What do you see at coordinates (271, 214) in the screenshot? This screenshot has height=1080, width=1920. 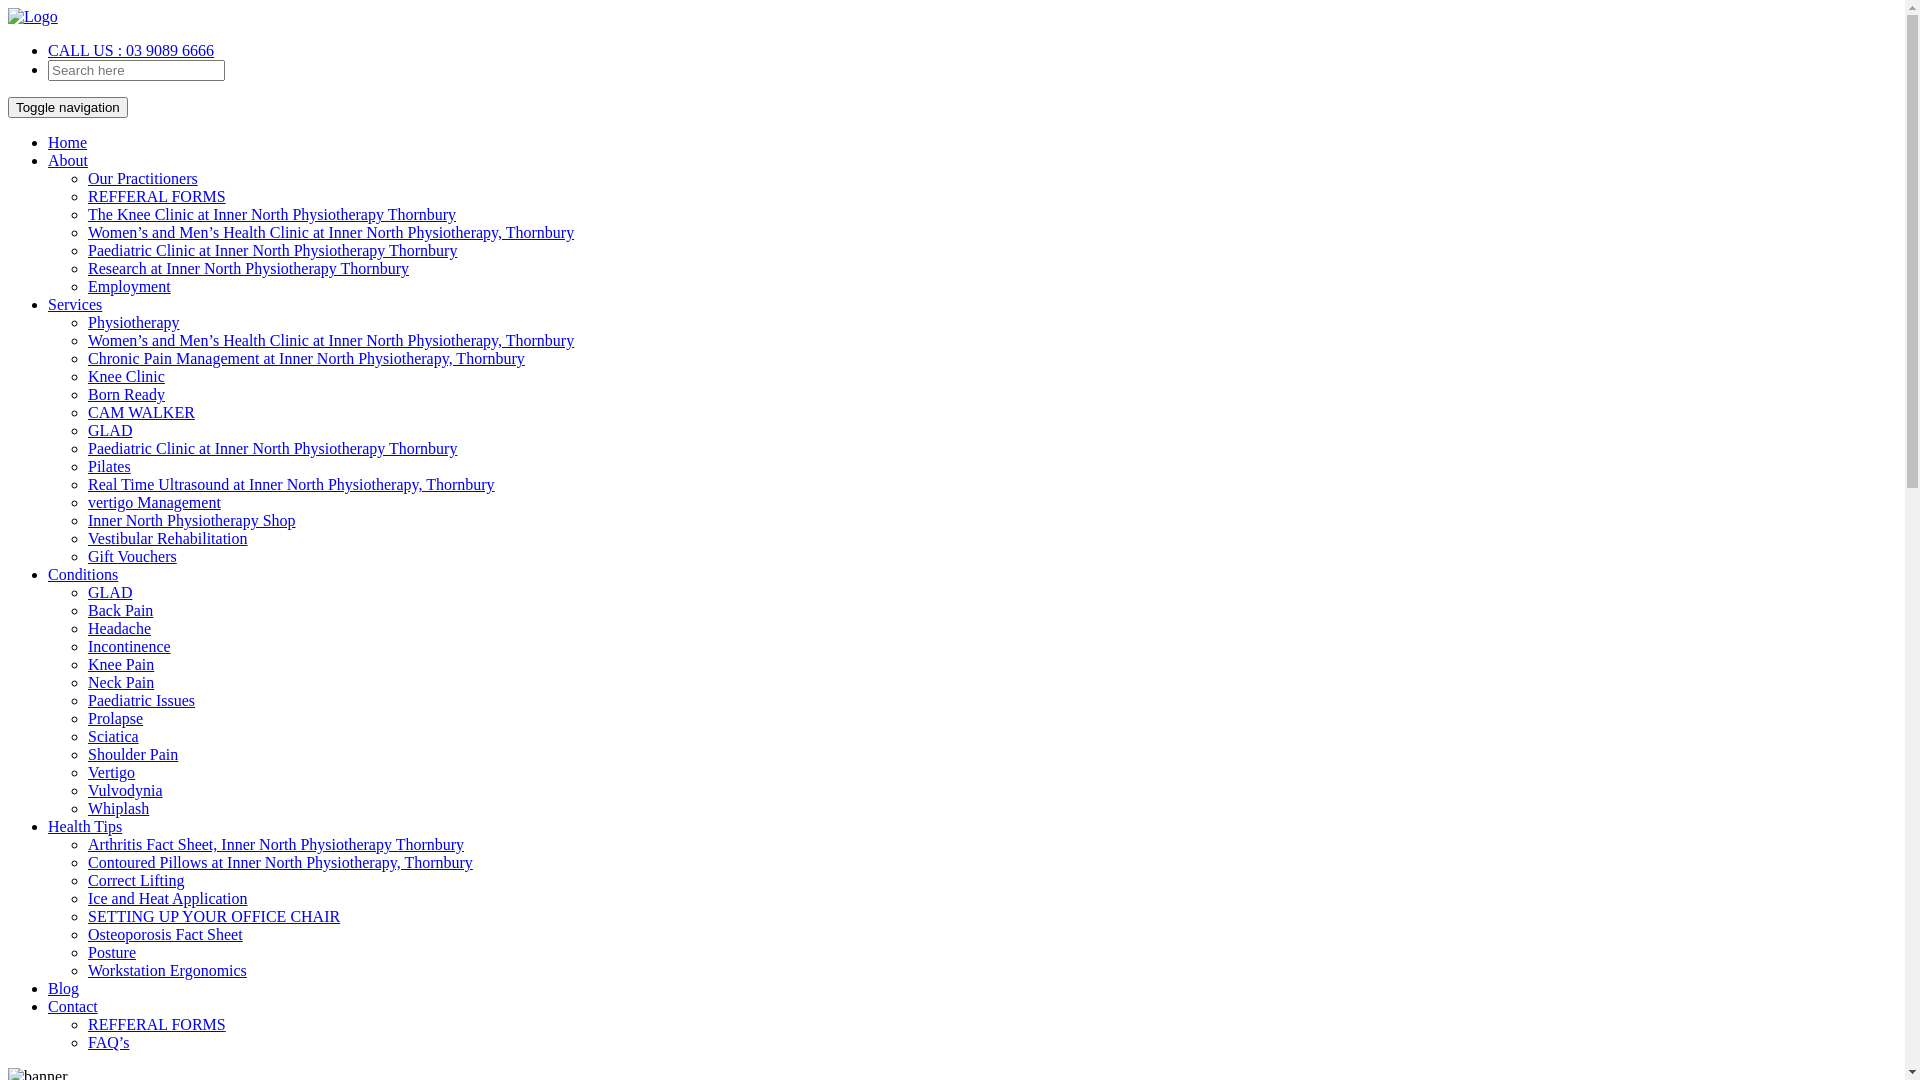 I see `'The Knee Clinic at Inner North Physiotherapy Thornbury'` at bounding box center [271, 214].